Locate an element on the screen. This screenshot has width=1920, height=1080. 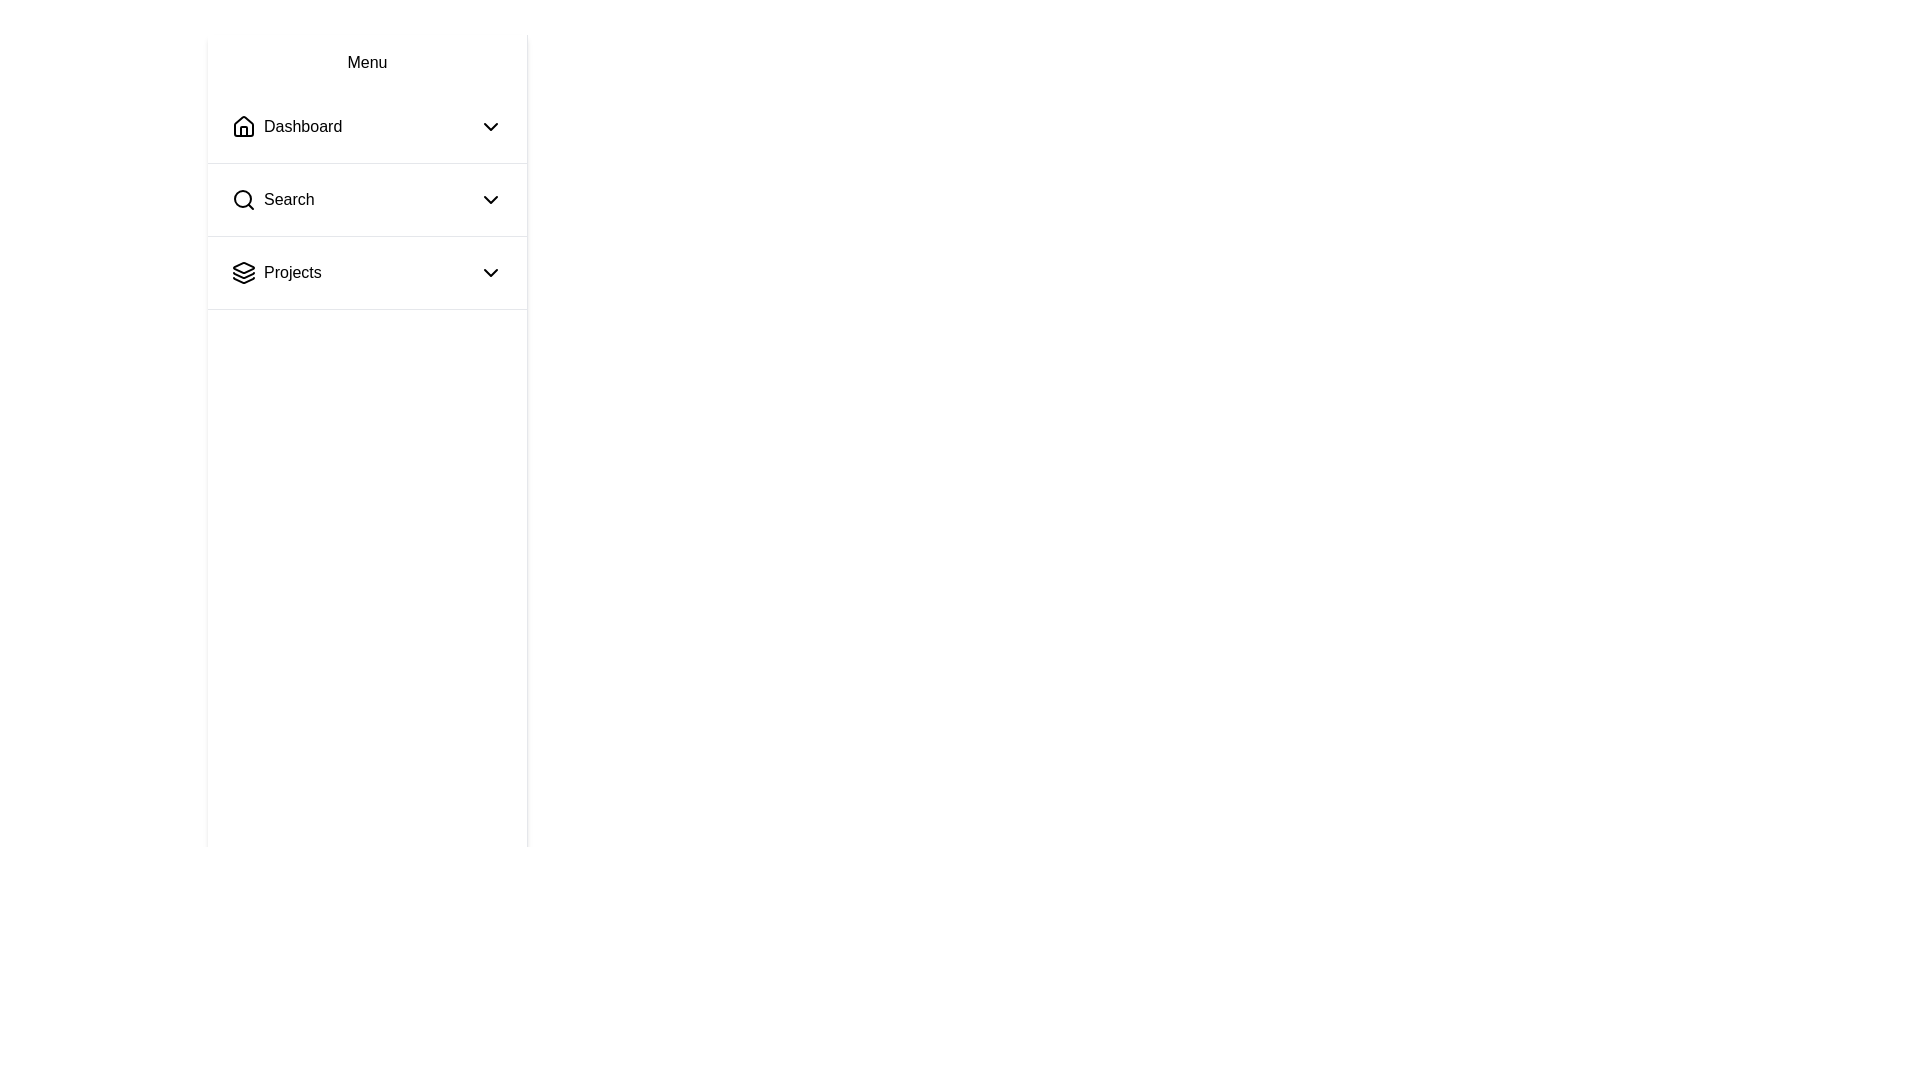
the Icon element which is located at the far left region within the 'Projects' menu item in the vertical navigation bar, preceding the text 'Projects' is located at coordinates (243, 273).